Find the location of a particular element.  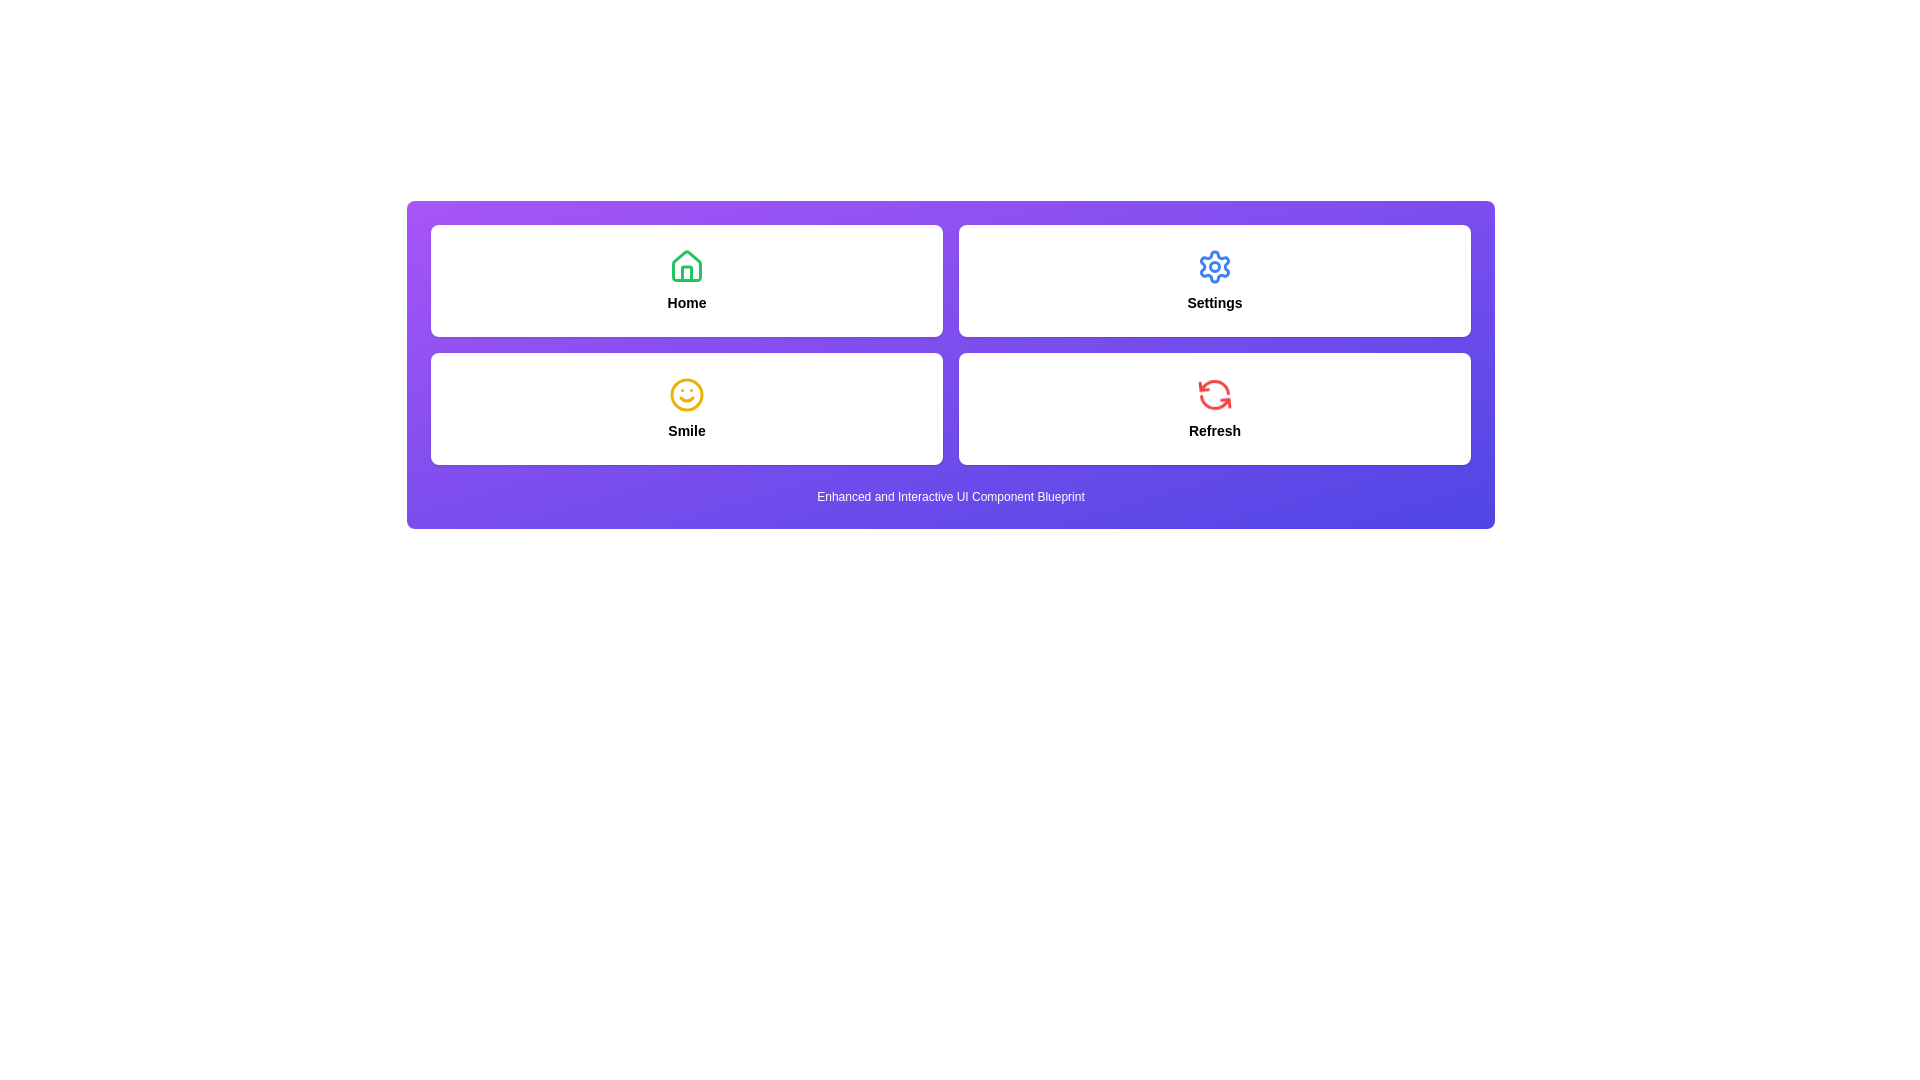

the gear icon representing settings or configuration options located in the top-right quadrant of the interface is located at coordinates (1213, 265).